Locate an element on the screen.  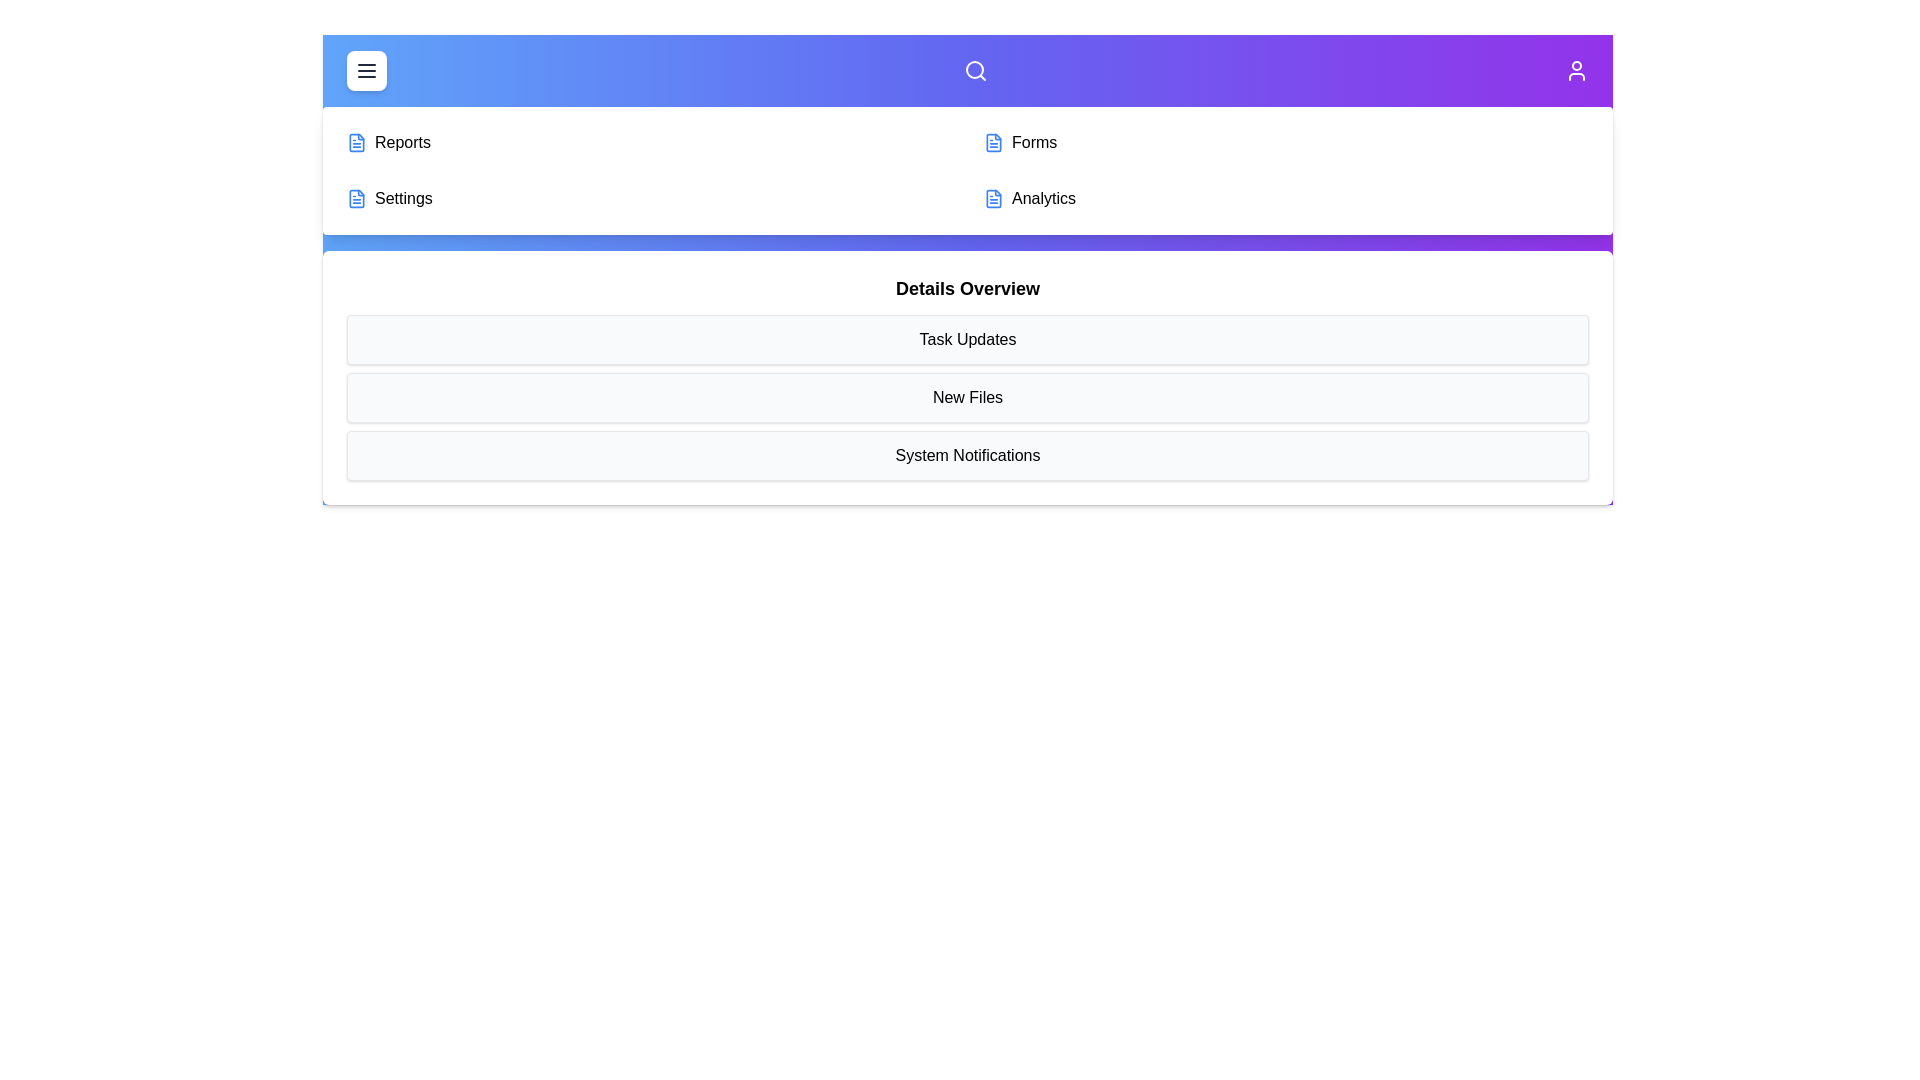
the menu item Settings from the available options is located at coordinates (649, 199).